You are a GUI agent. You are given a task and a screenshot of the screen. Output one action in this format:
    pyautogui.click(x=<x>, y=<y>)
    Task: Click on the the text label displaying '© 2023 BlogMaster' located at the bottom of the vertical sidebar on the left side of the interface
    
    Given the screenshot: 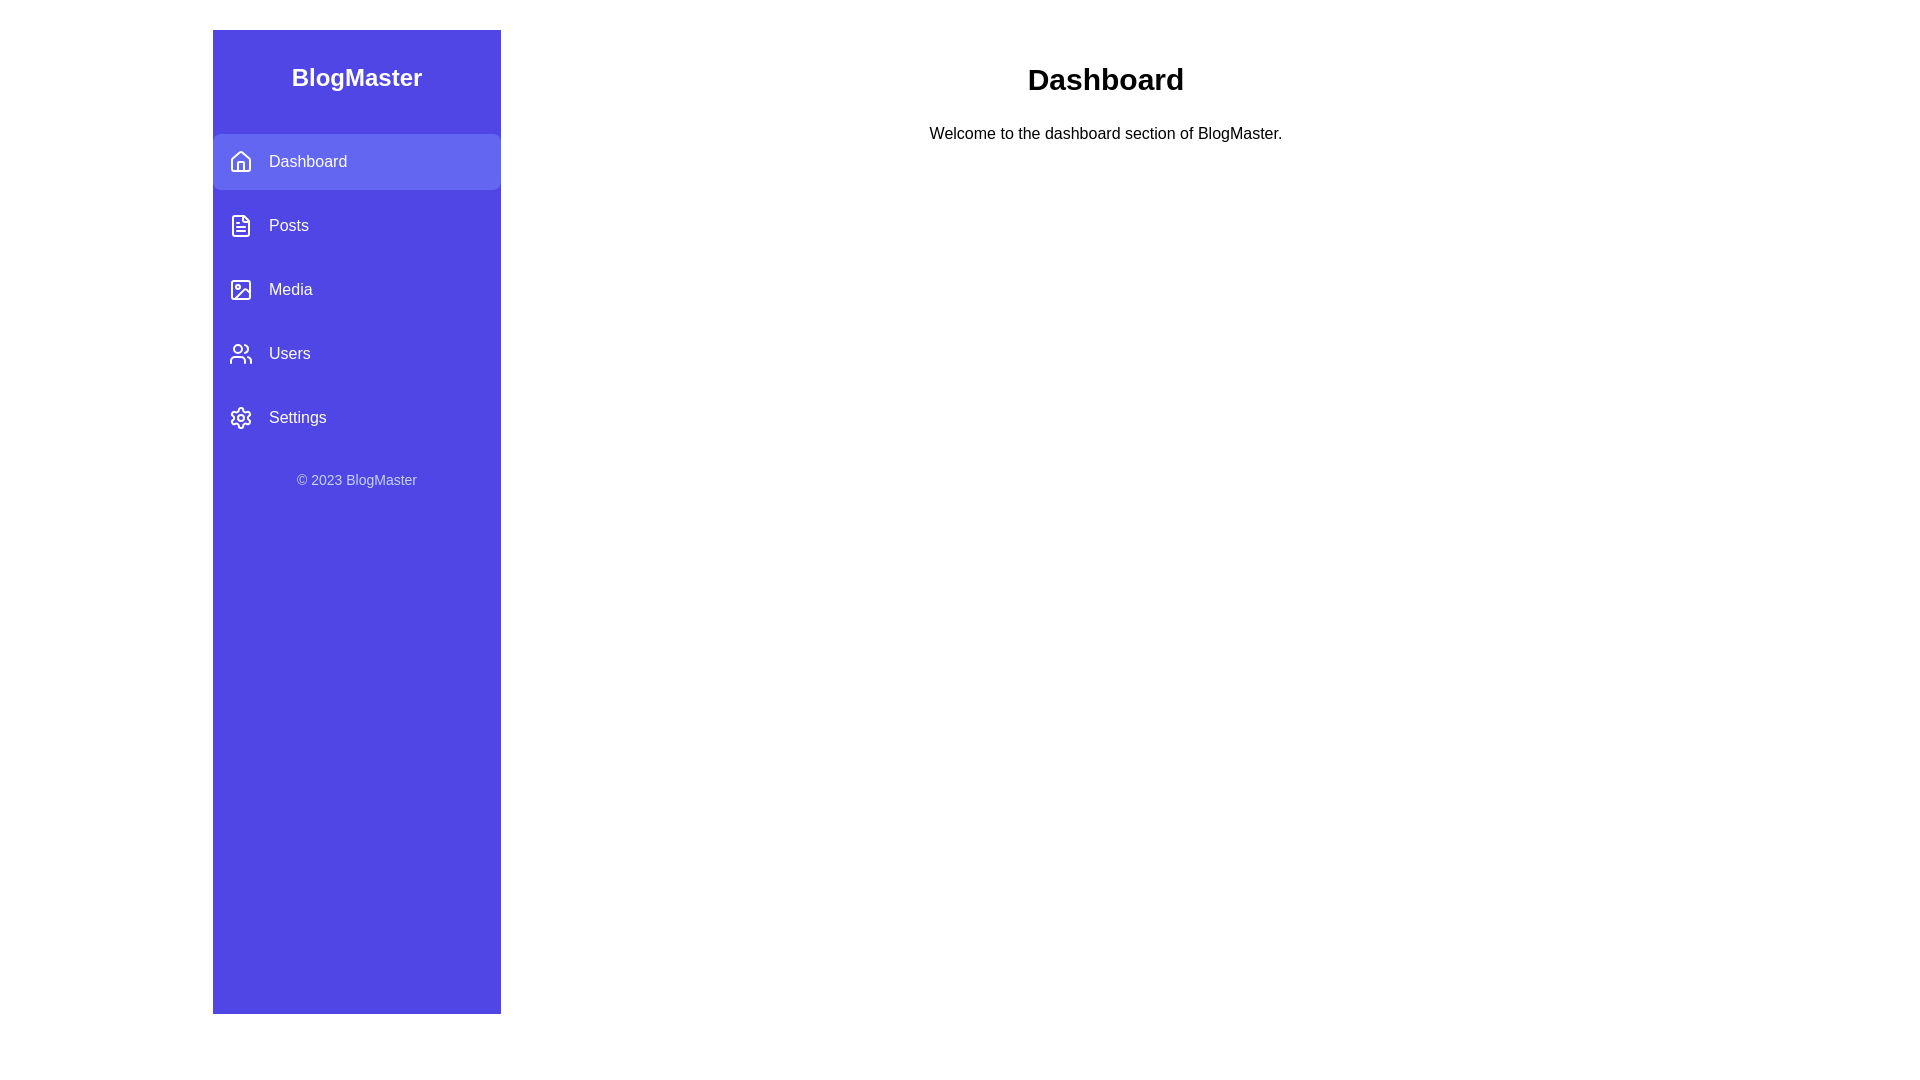 What is the action you would take?
    pyautogui.click(x=356, y=479)
    